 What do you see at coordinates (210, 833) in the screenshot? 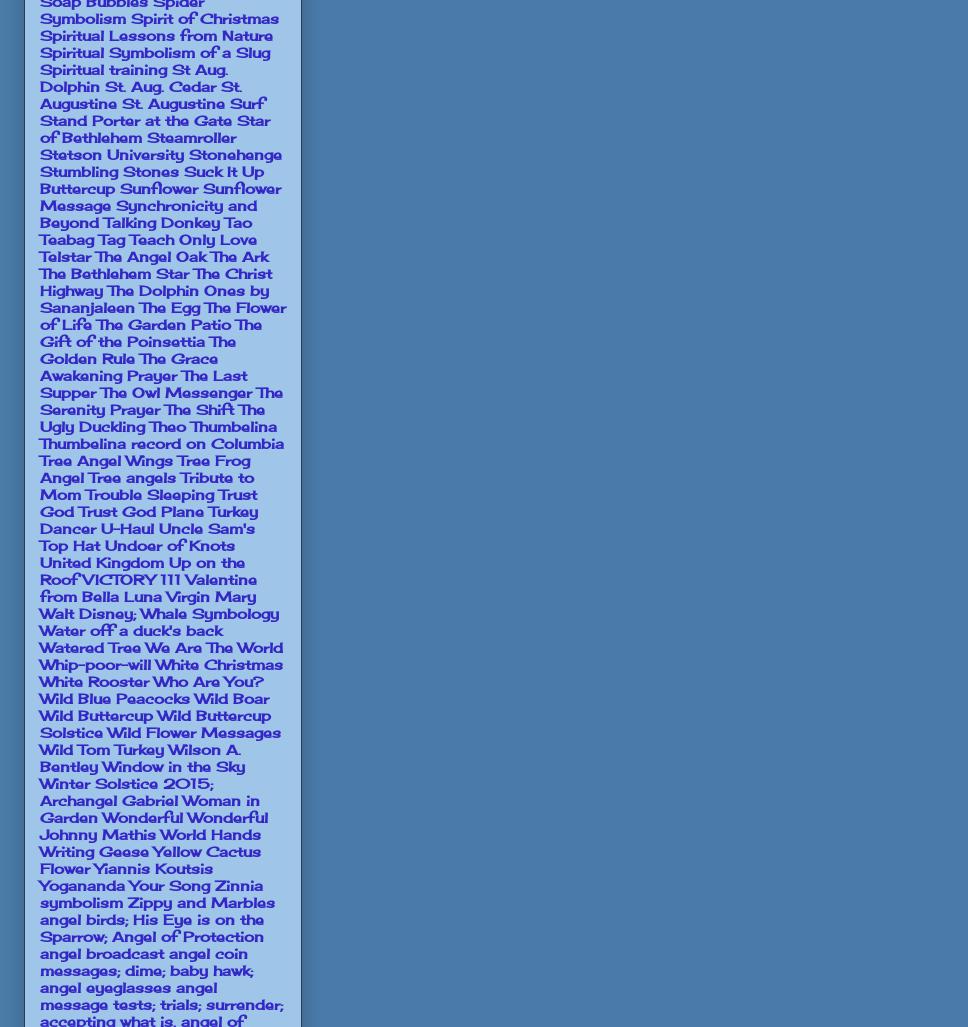
I see `'World Hands'` at bounding box center [210, 833].